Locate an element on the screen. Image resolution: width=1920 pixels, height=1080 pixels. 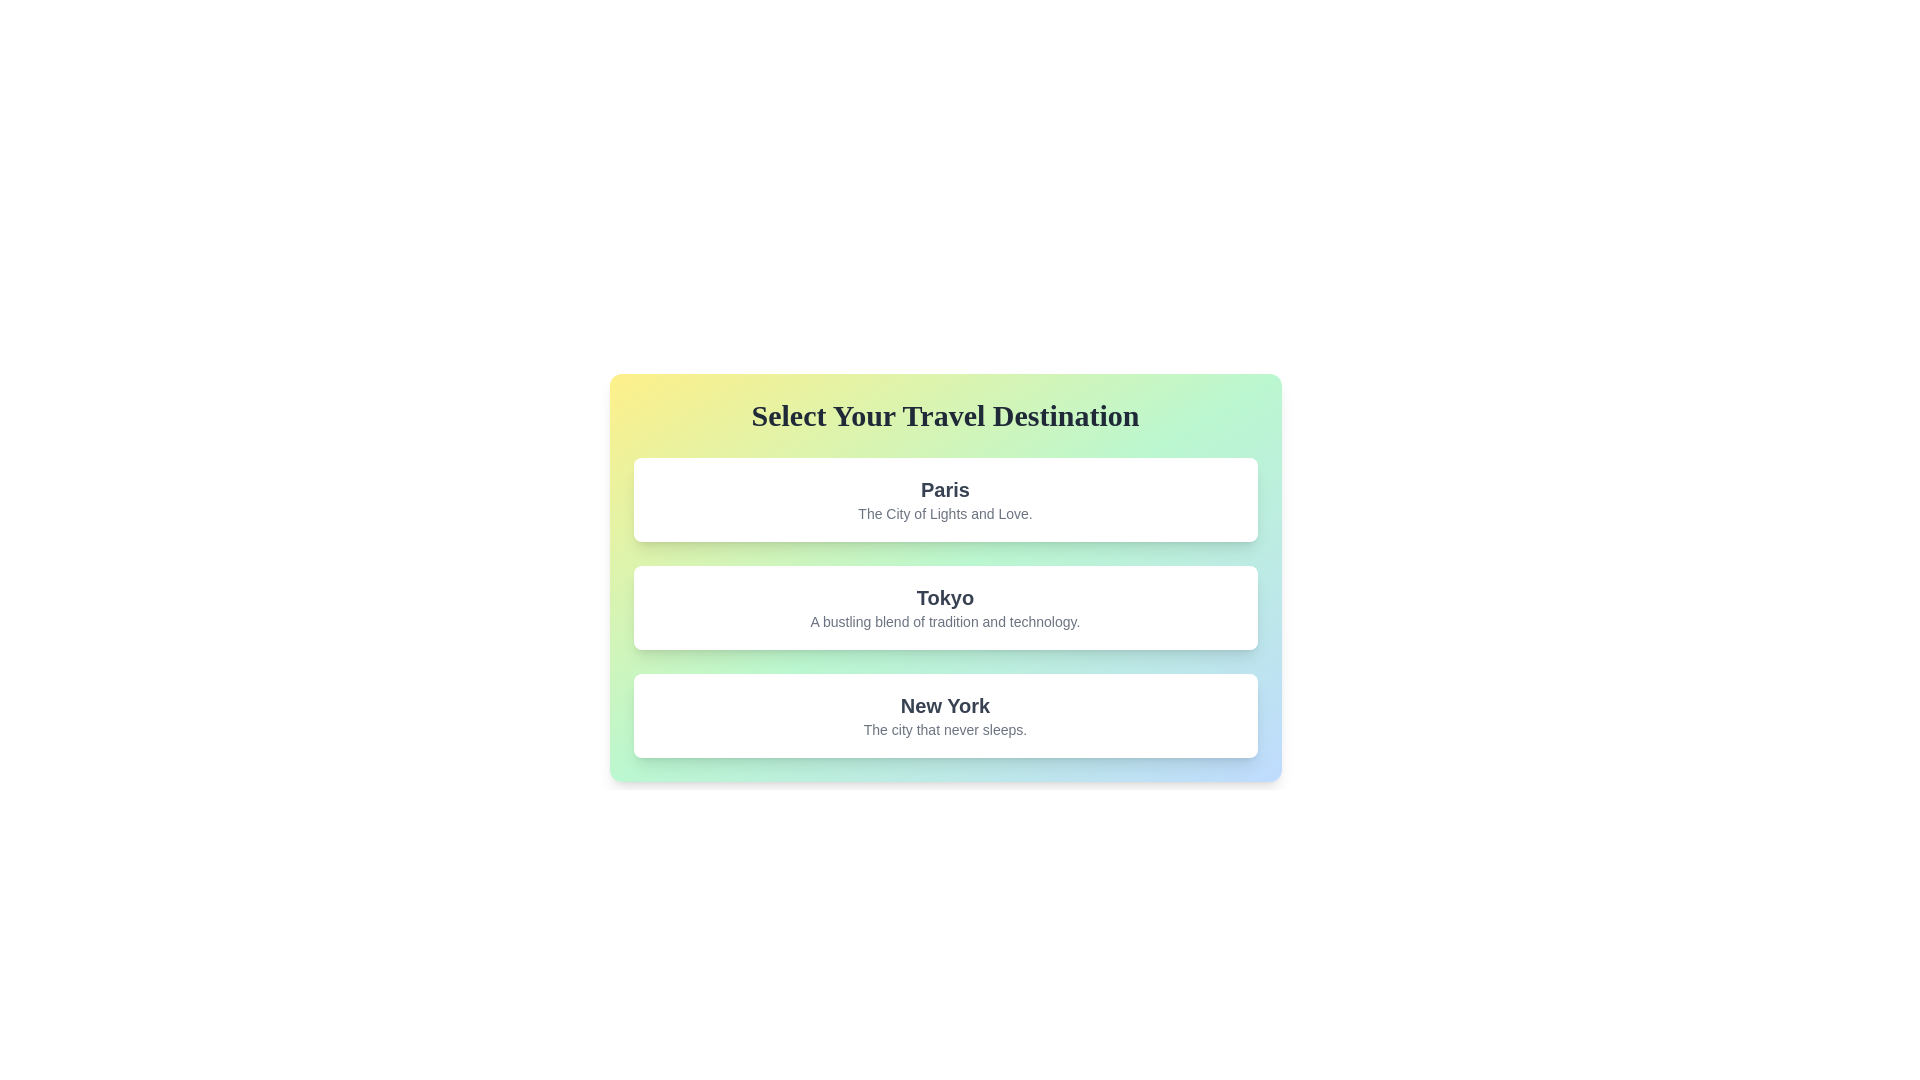
the informational text block that displays 'Tokyo' and its description, which is part of a card-like structure in the middle of three vertically stacked cards is located at coordinates (944, 607).